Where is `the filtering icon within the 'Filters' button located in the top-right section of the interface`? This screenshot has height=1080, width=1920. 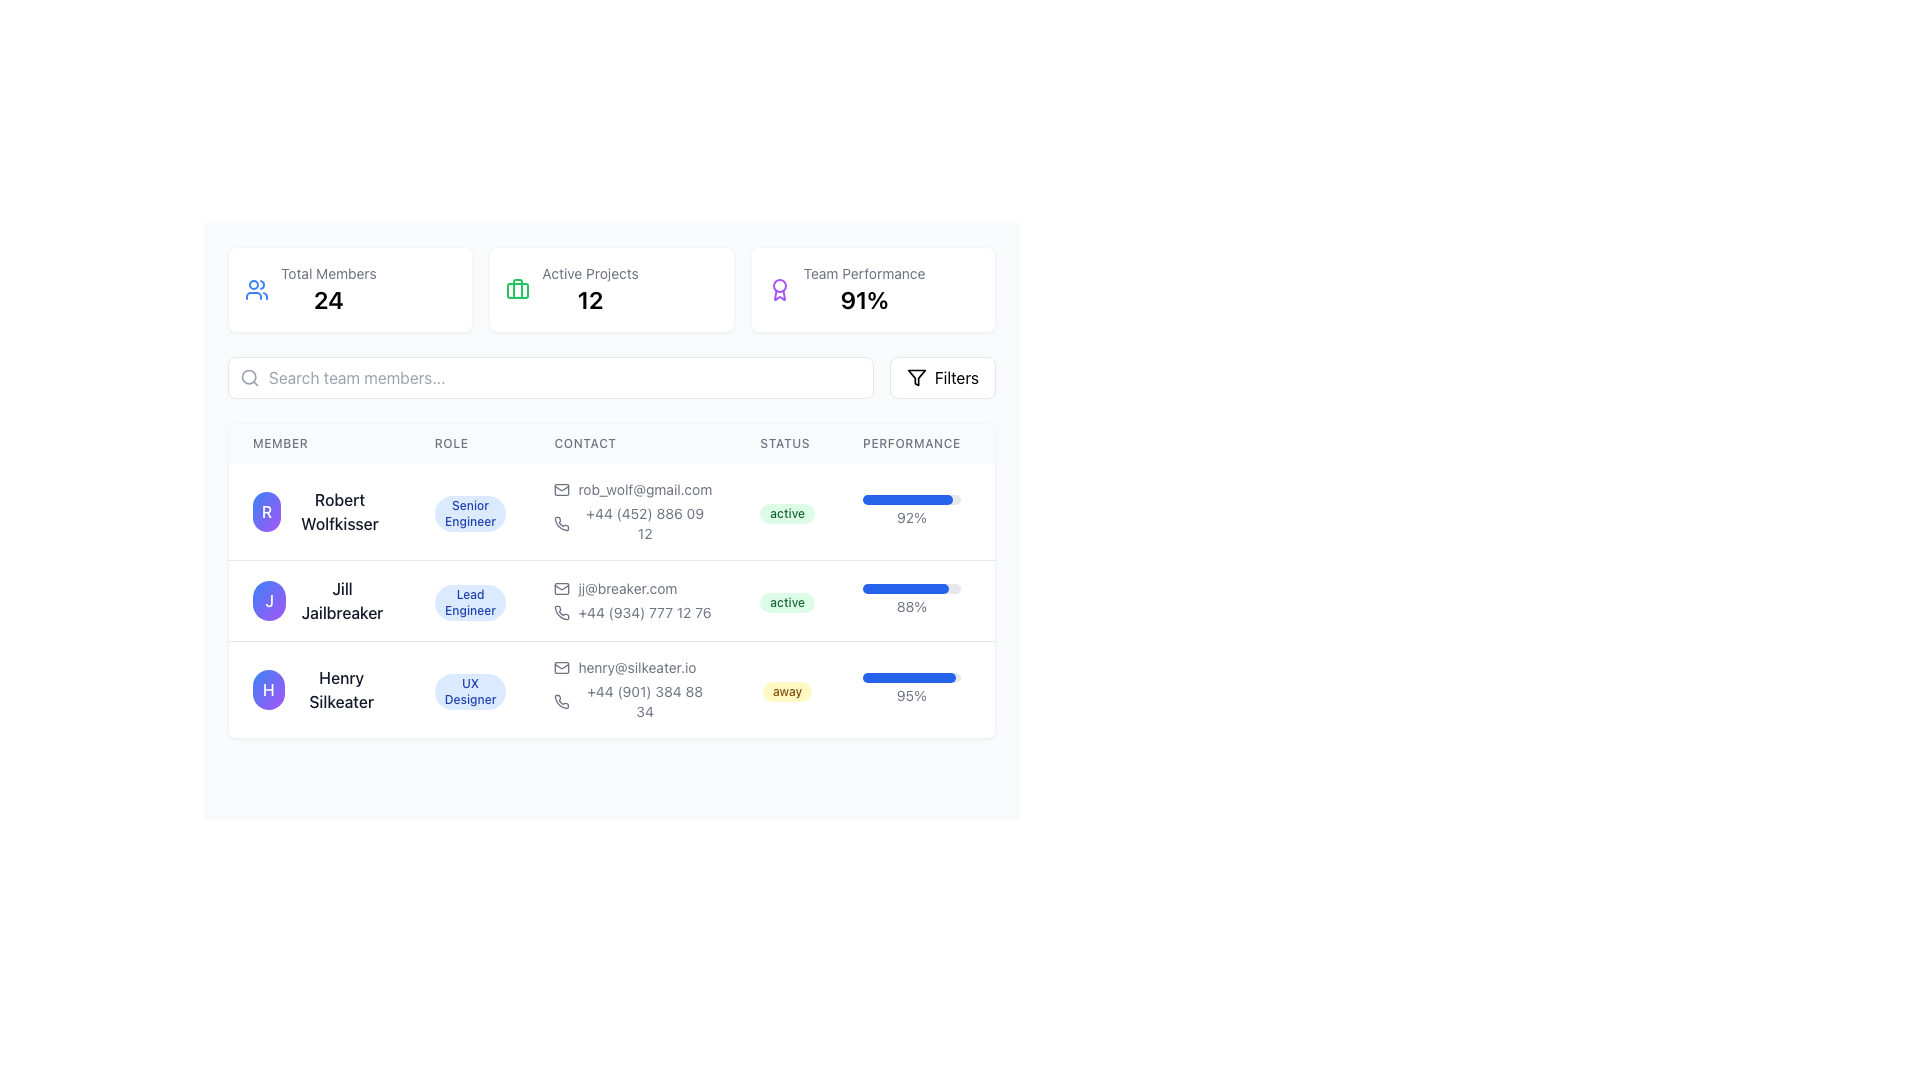
the filtering icon within the 'Filters' button located in the top-right section of the interface is located at coordinates (915, 378).